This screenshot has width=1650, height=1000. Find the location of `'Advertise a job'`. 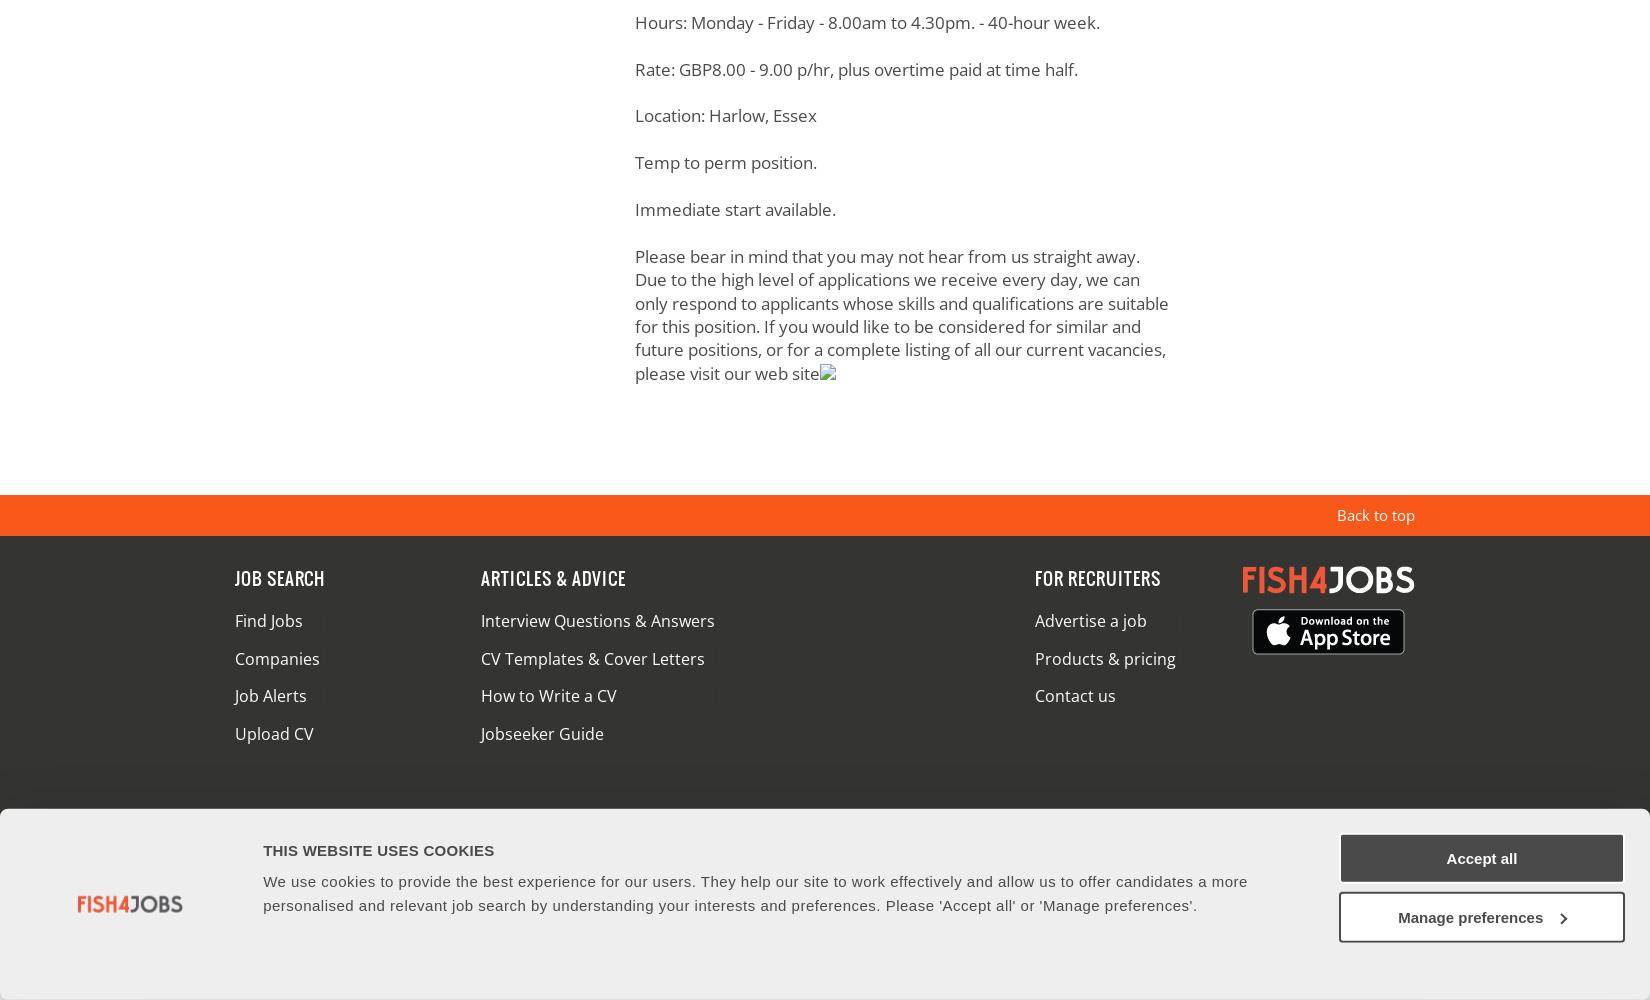

'Advertise a job' is located at coordinates (1089, 619).